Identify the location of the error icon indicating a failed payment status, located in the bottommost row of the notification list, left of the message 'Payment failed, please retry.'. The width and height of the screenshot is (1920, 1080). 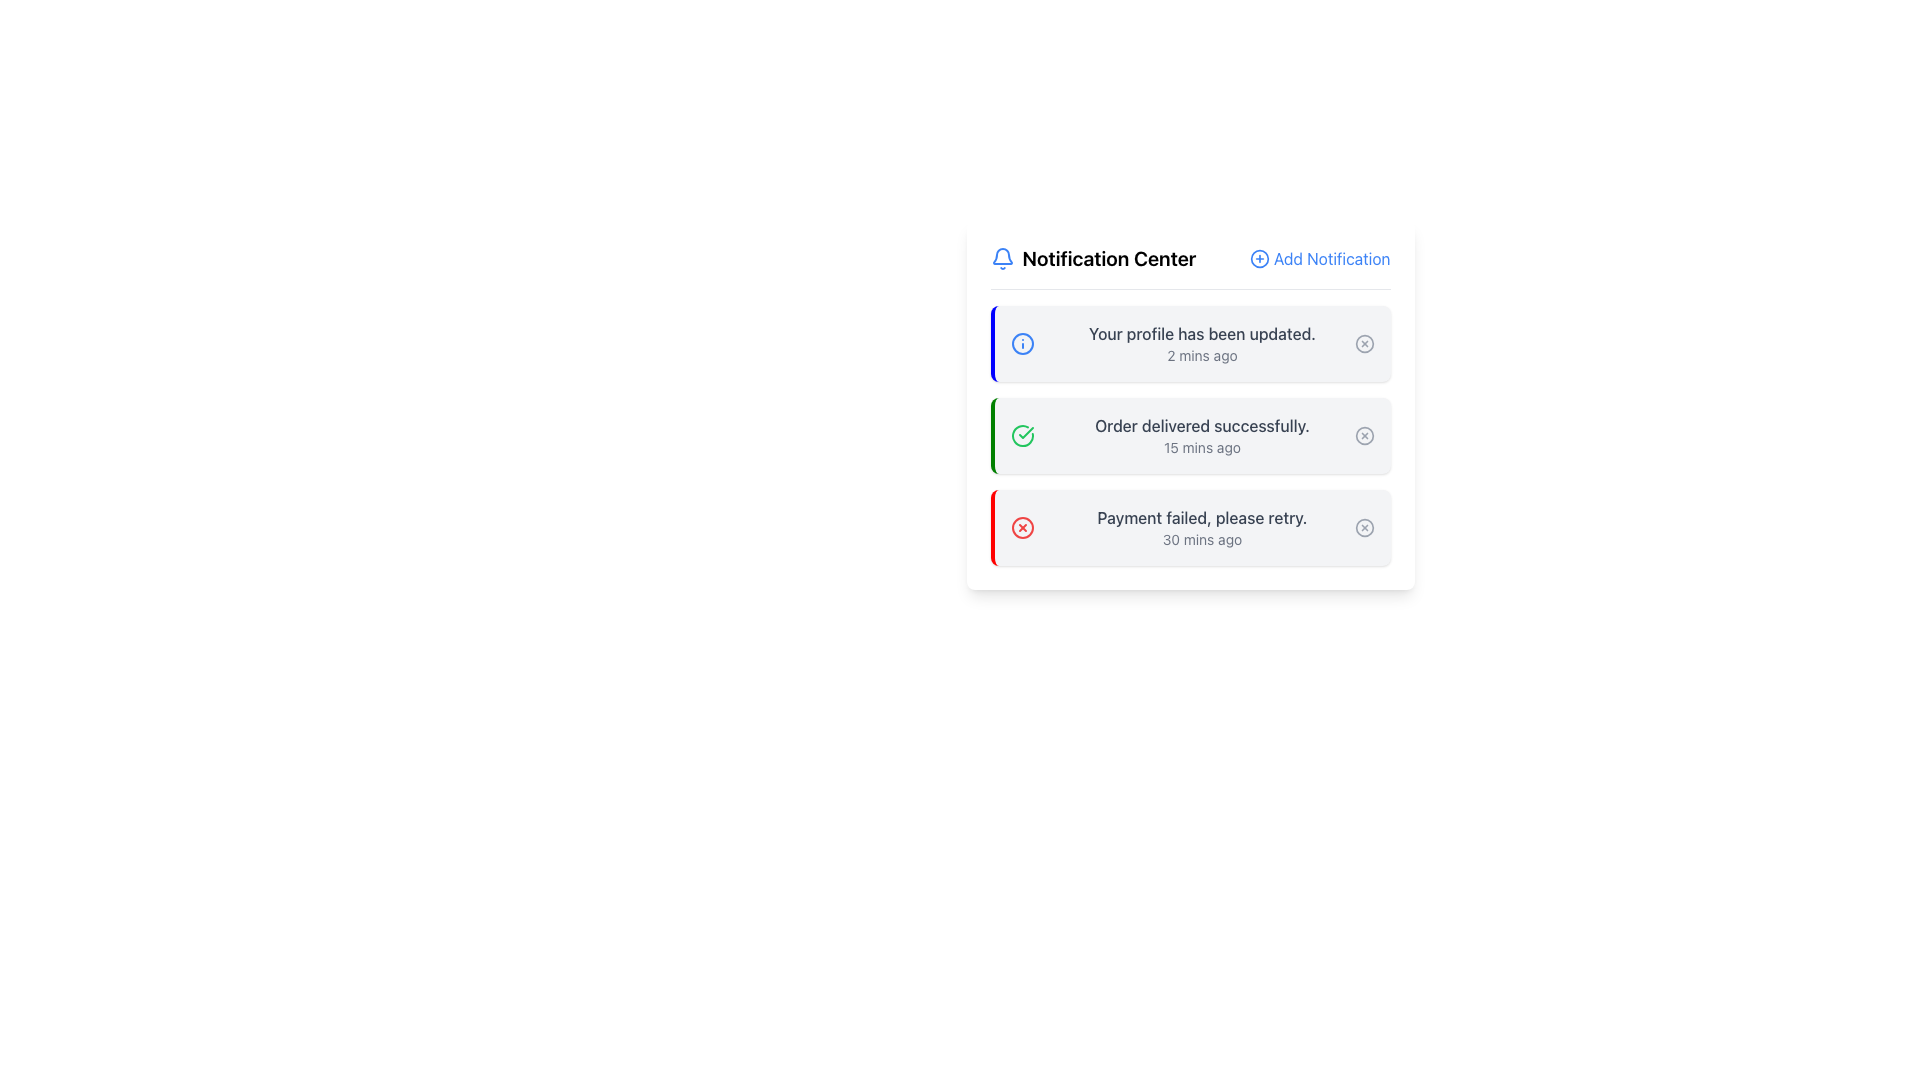
(1022, 527).